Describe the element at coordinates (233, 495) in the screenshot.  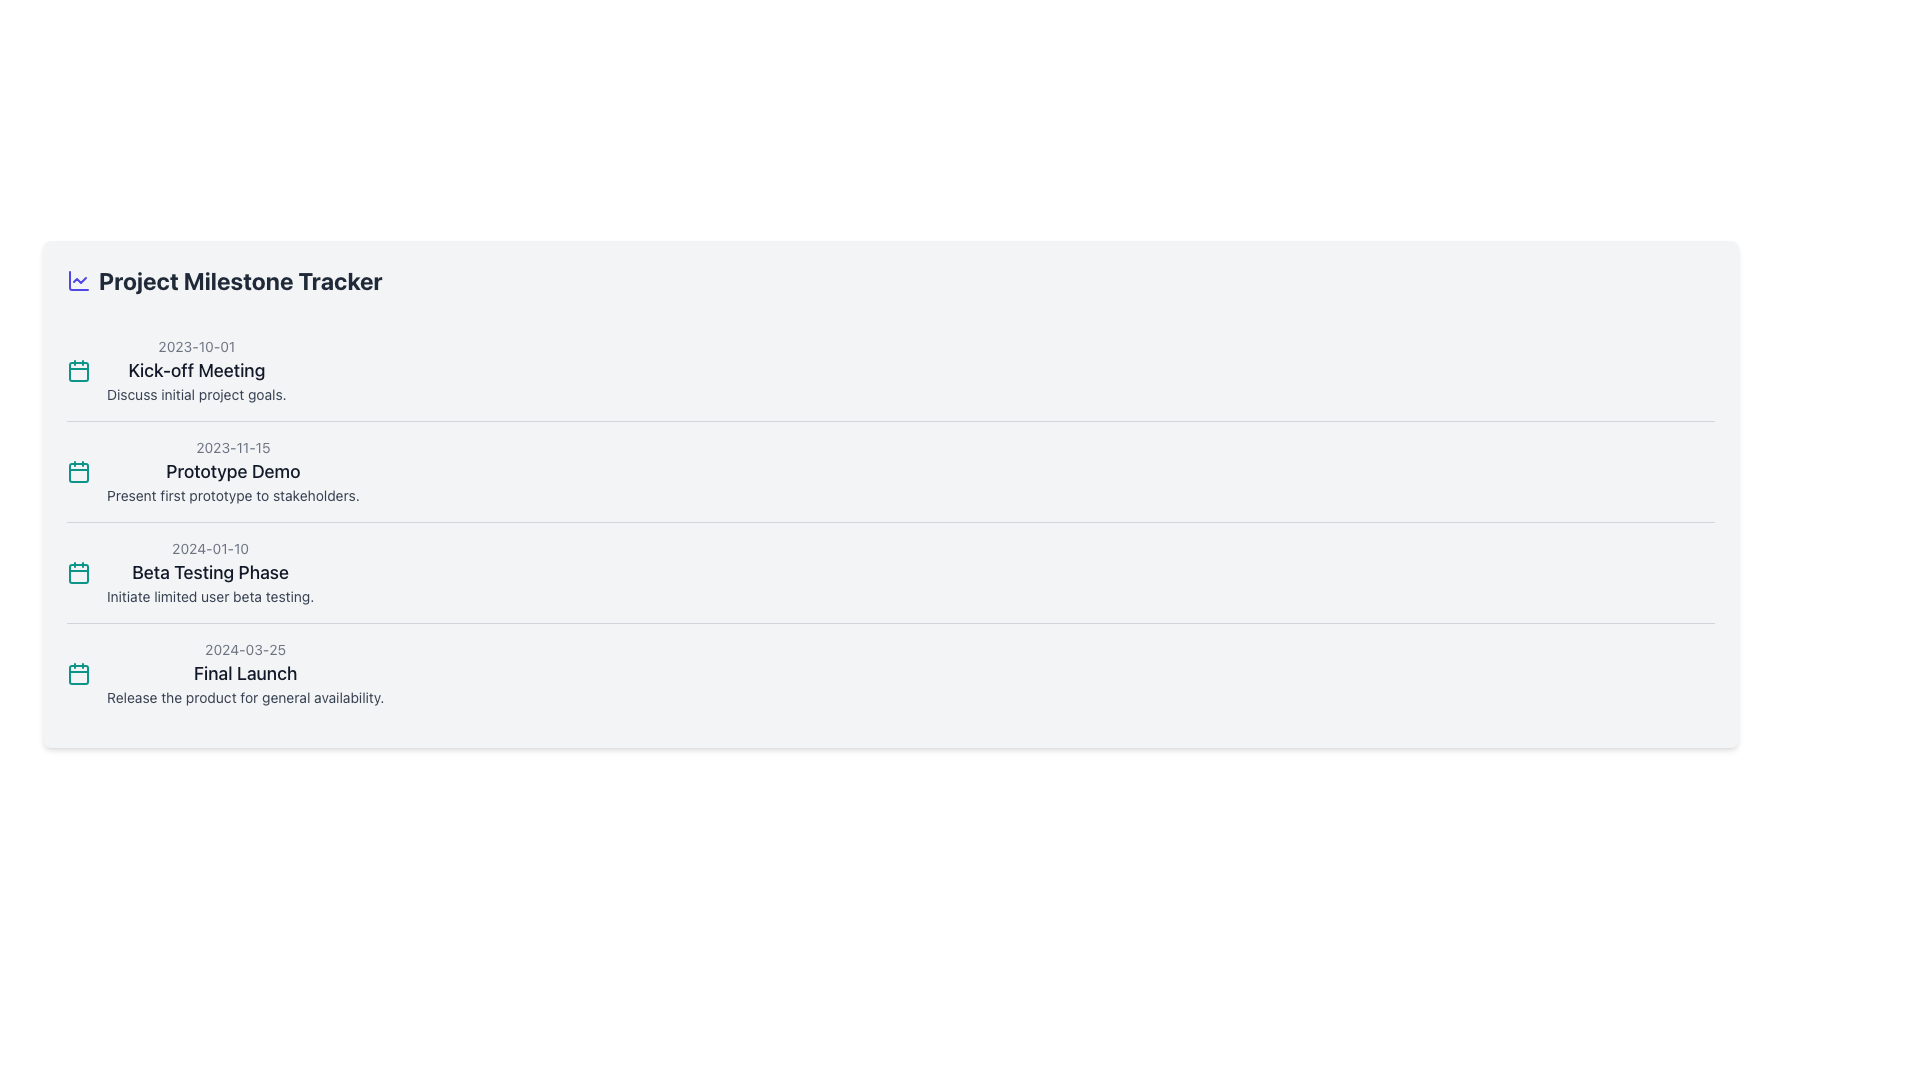
I see `the static text label that reads 'Present first prototype to stakeholders.', which is located below the heading 'Prototype Demo' and aligned with the date '2023-11-15'` at that location.